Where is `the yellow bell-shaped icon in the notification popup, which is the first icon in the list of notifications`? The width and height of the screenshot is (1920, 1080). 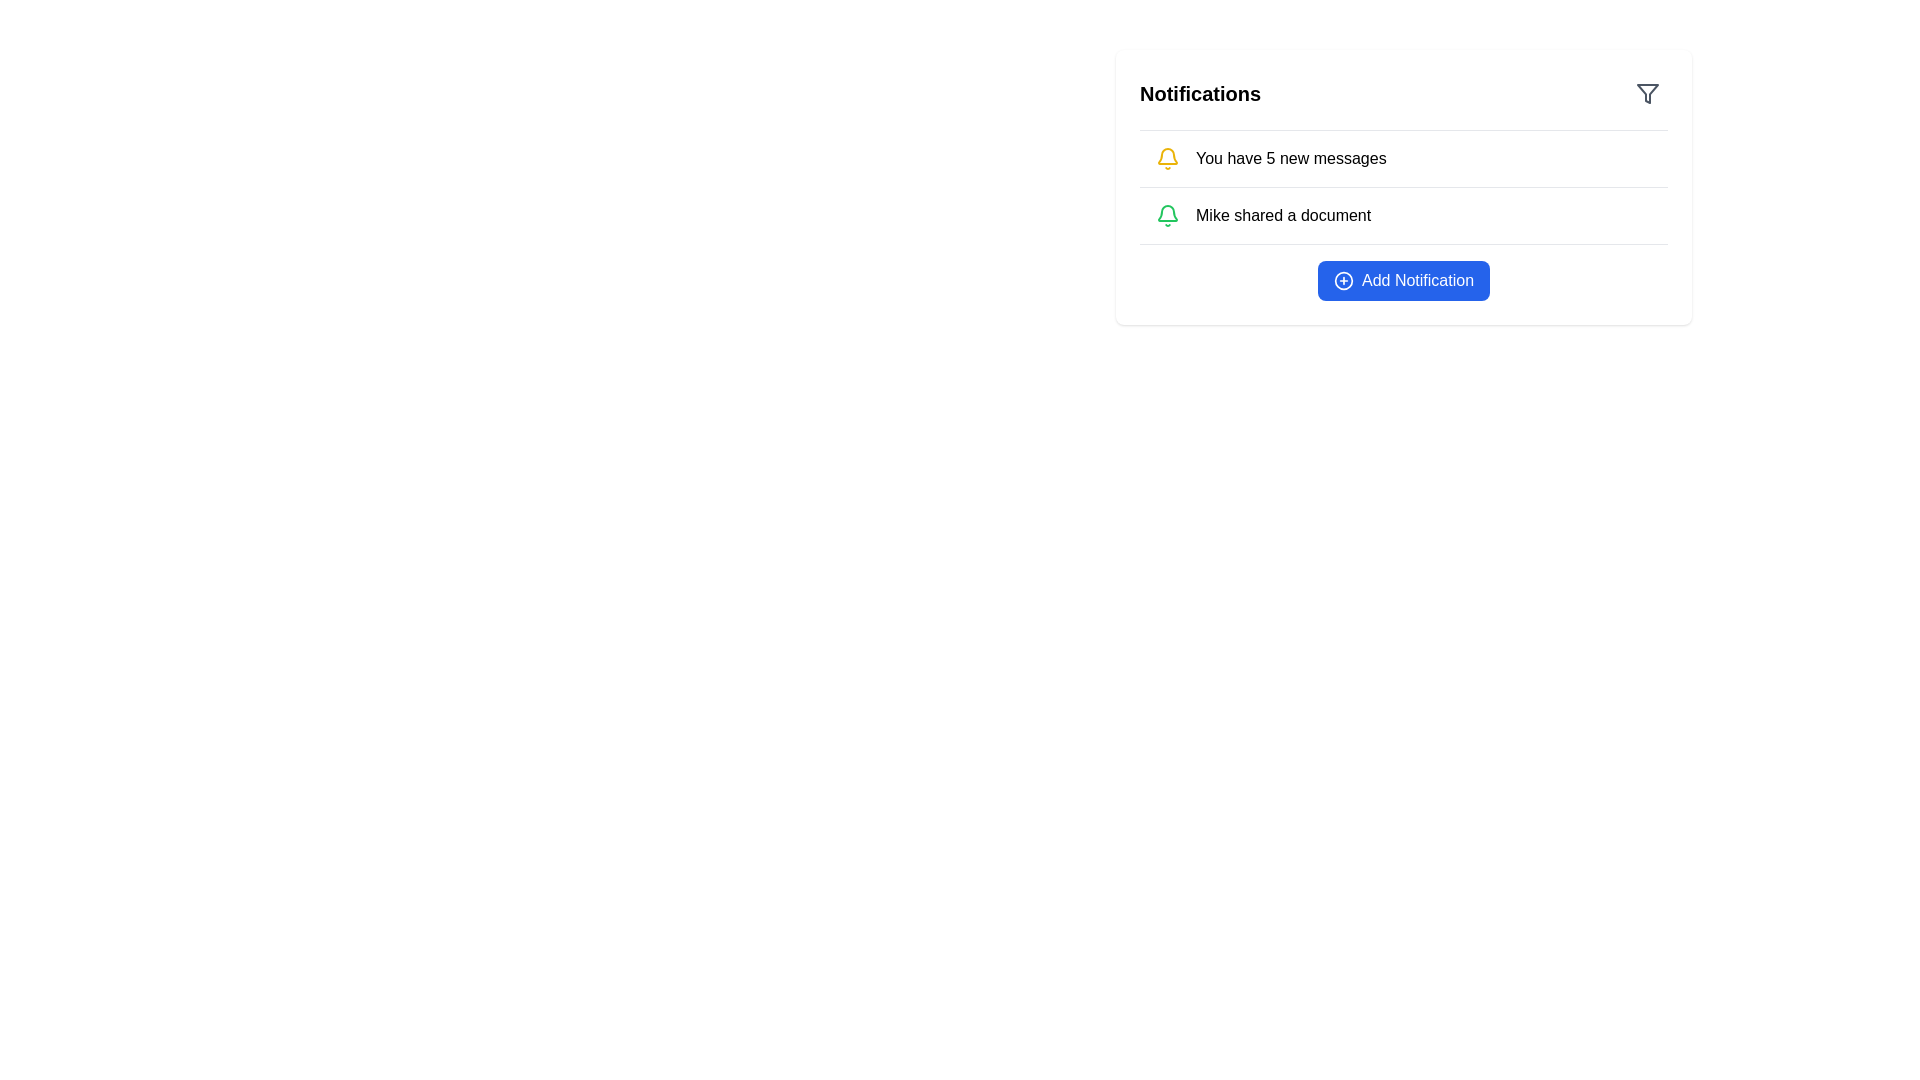 the yellow bell-shaped icon in the notification popup, which is the first icon in the list of notifications is located at coordinates (1167, 155).